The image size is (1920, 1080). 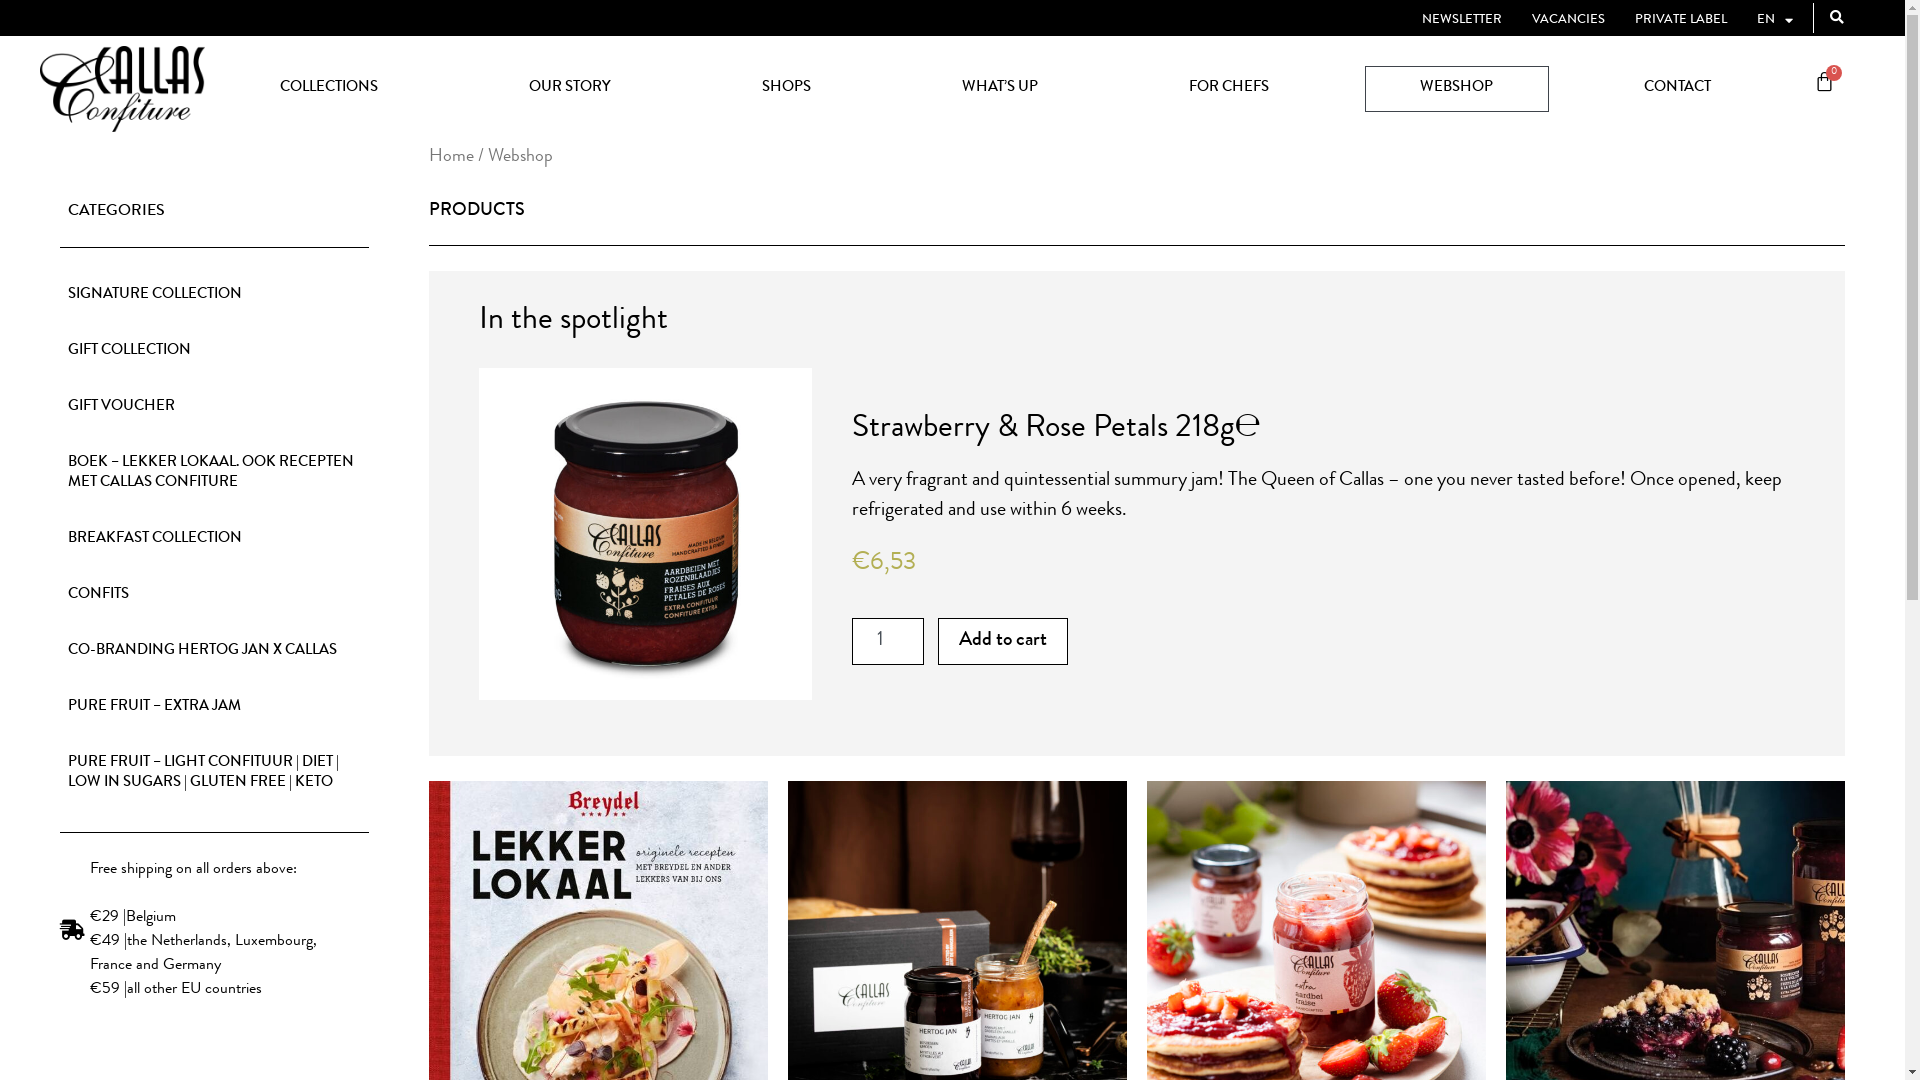 I want to click on 'Add to cart', so click(x=1003, y=641).